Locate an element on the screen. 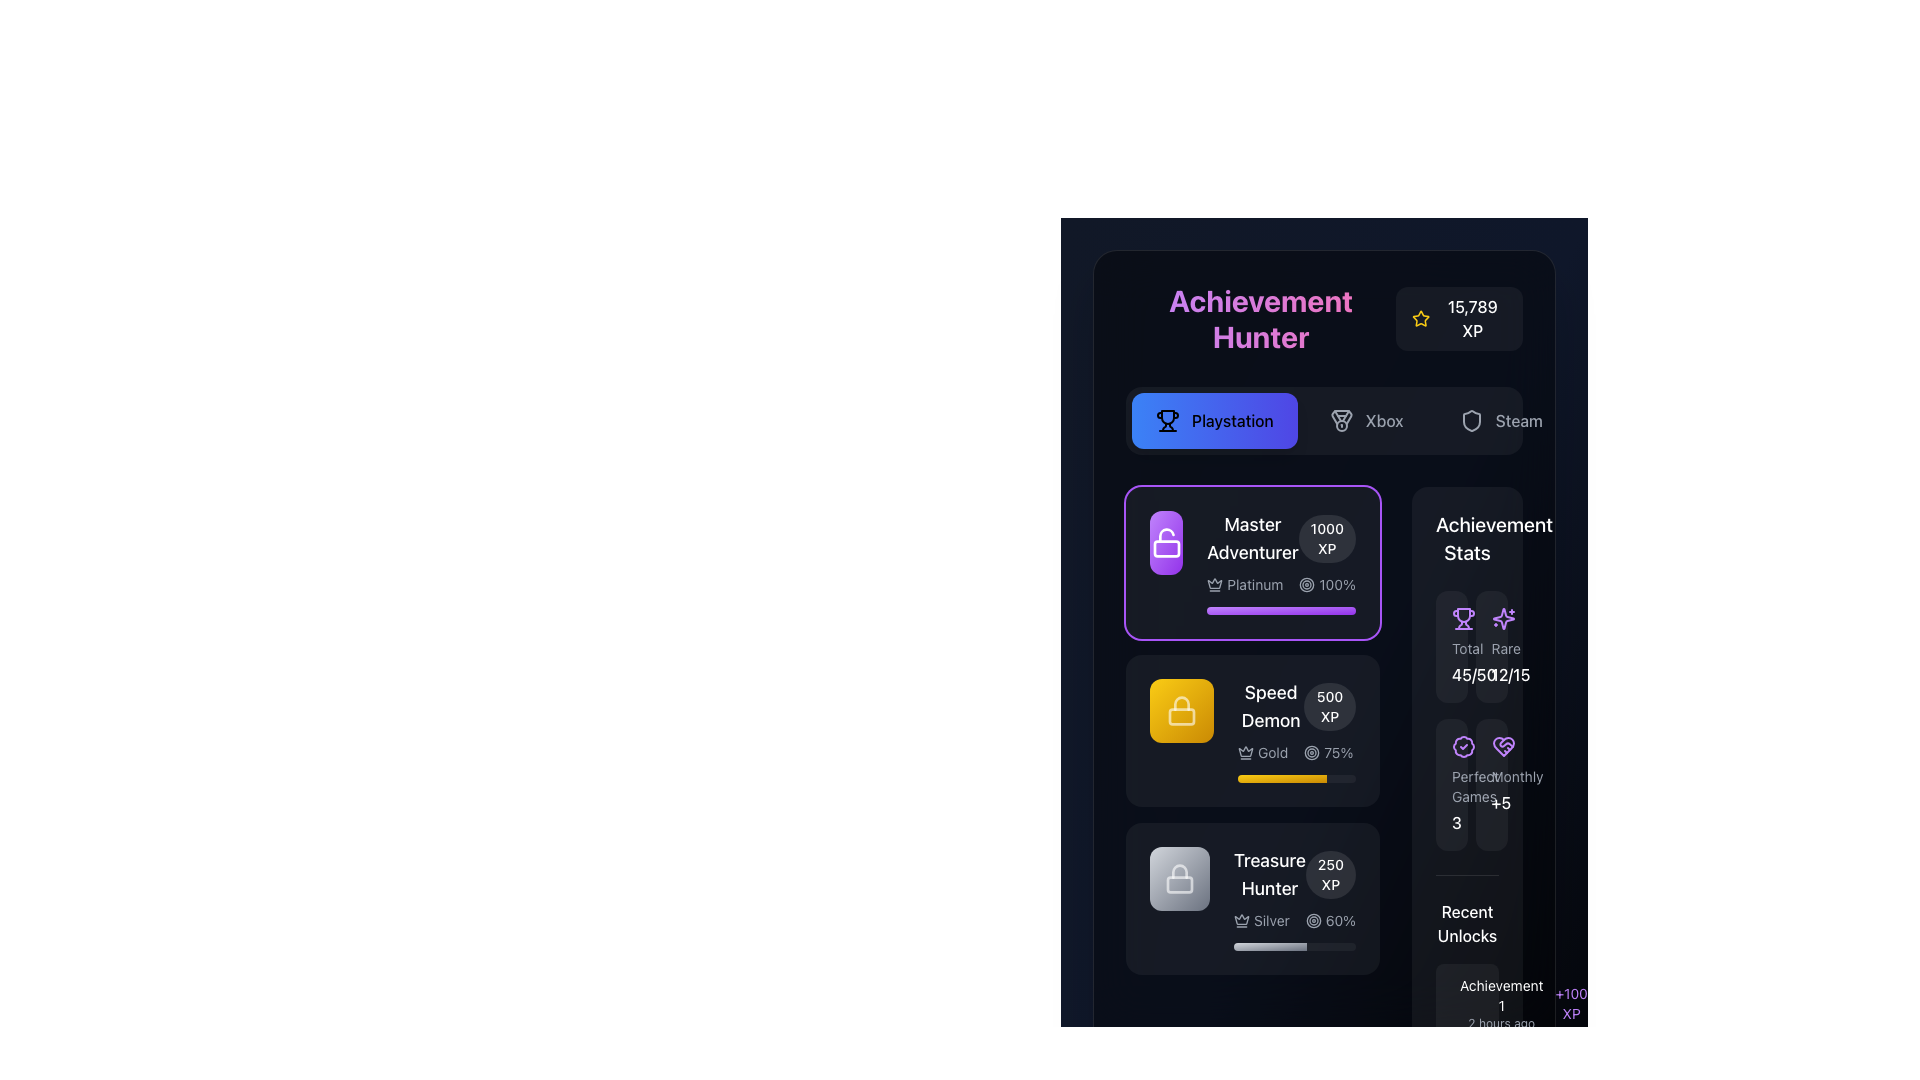  the 'Master Adventurer' label is located at coordinates (1281, 538).